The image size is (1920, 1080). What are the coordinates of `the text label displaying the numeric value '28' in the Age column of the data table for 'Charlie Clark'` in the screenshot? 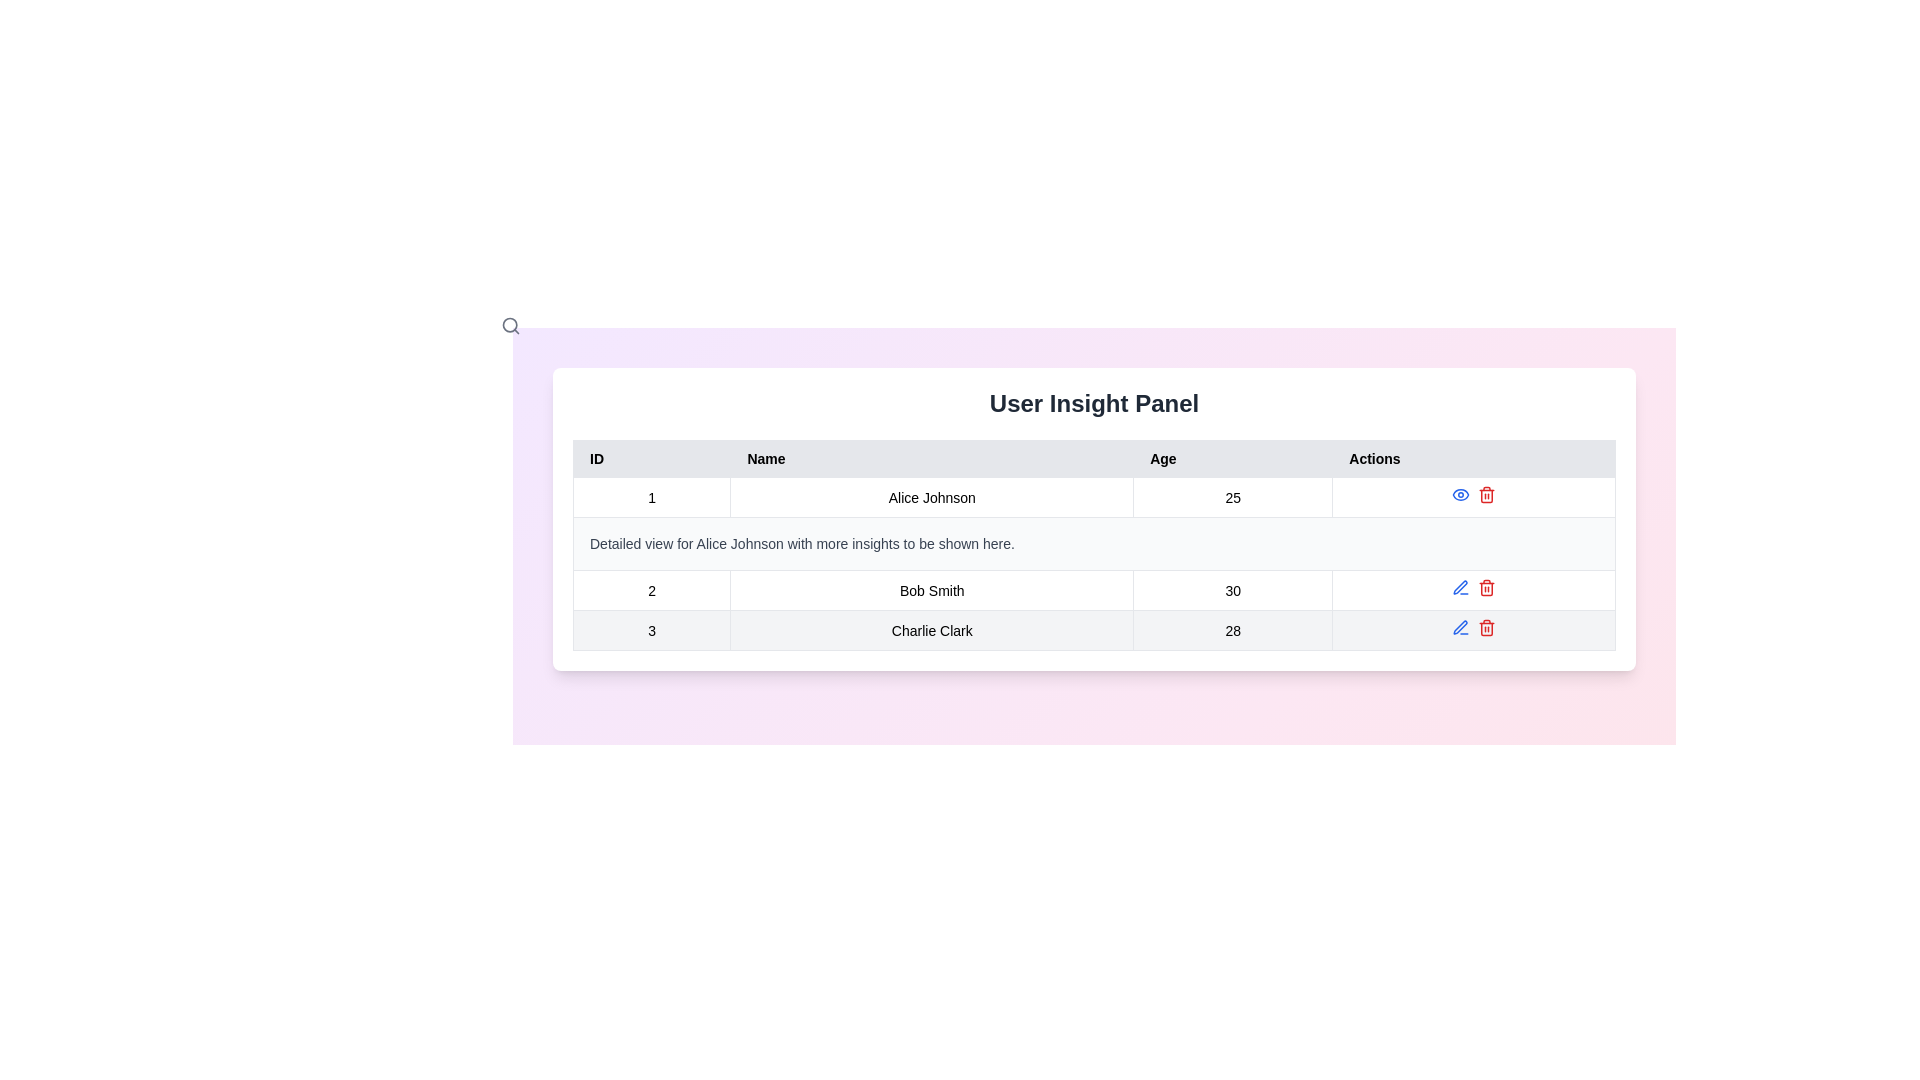 It's located at (1232, 630).